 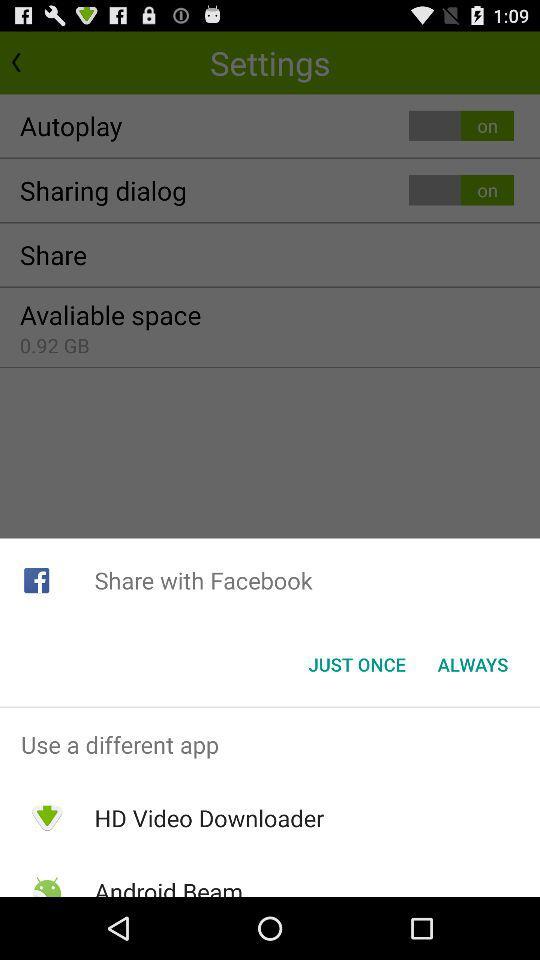 I want to click on icon to the left of always icon, so click(x=356, y=664).